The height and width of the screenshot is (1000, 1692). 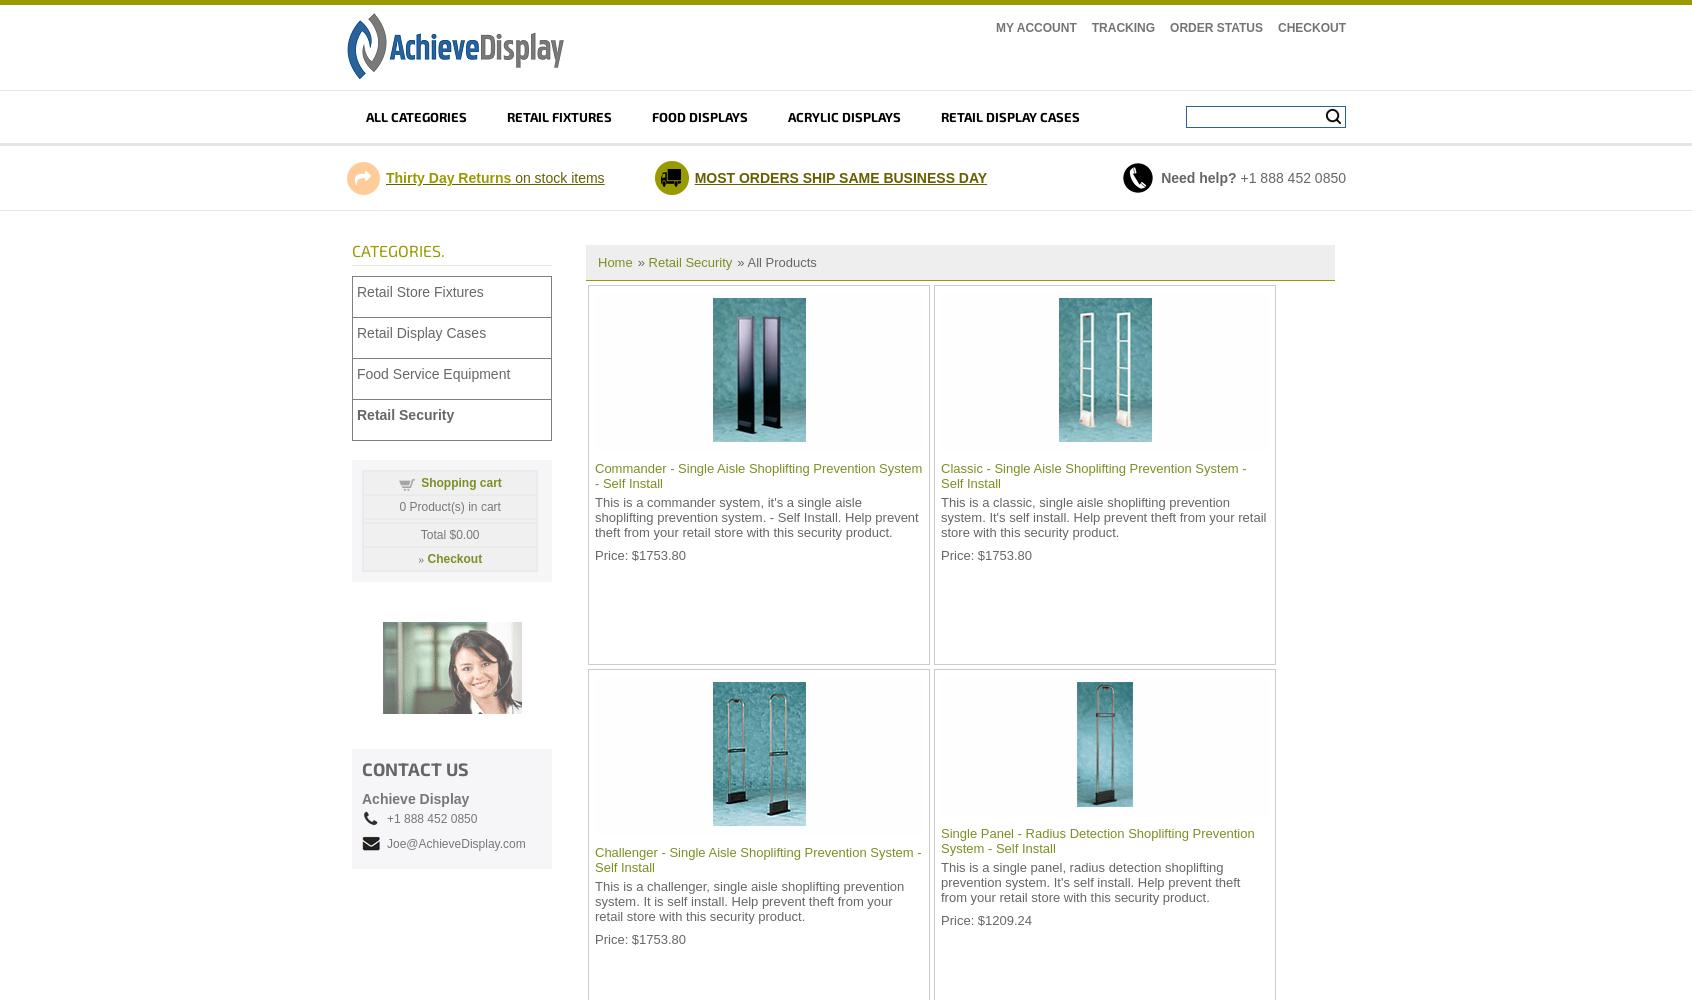 What do you see at coordinates (430, 818) in the screenshot?
I see `'+1 888 452 0850'` at bounding box center [430, 818].